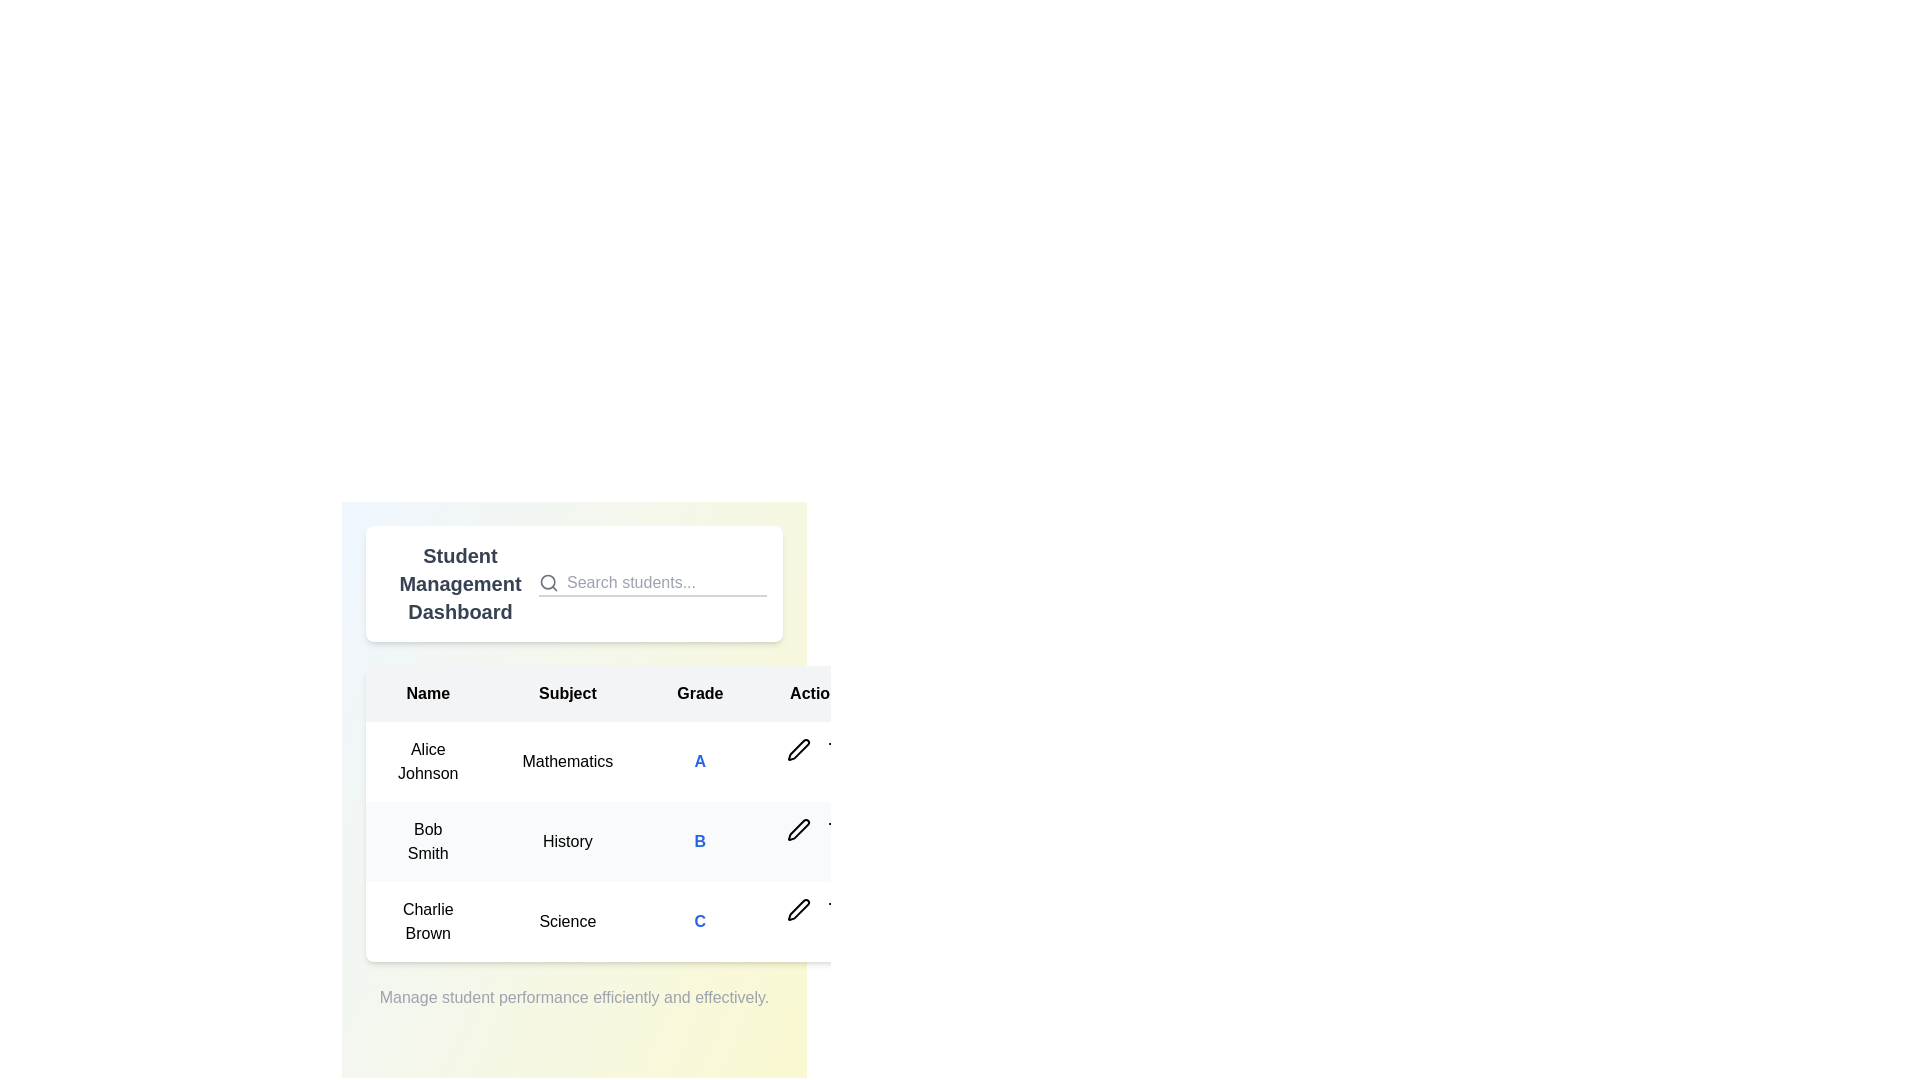 The image size is (1920, 1080). I want to click on the static text label 'Mathematics', which is styled in black text on a white background, located in the second column of the table under the 'Subject' header, in the same row as 'Alice Johnson', so click(566, 762).